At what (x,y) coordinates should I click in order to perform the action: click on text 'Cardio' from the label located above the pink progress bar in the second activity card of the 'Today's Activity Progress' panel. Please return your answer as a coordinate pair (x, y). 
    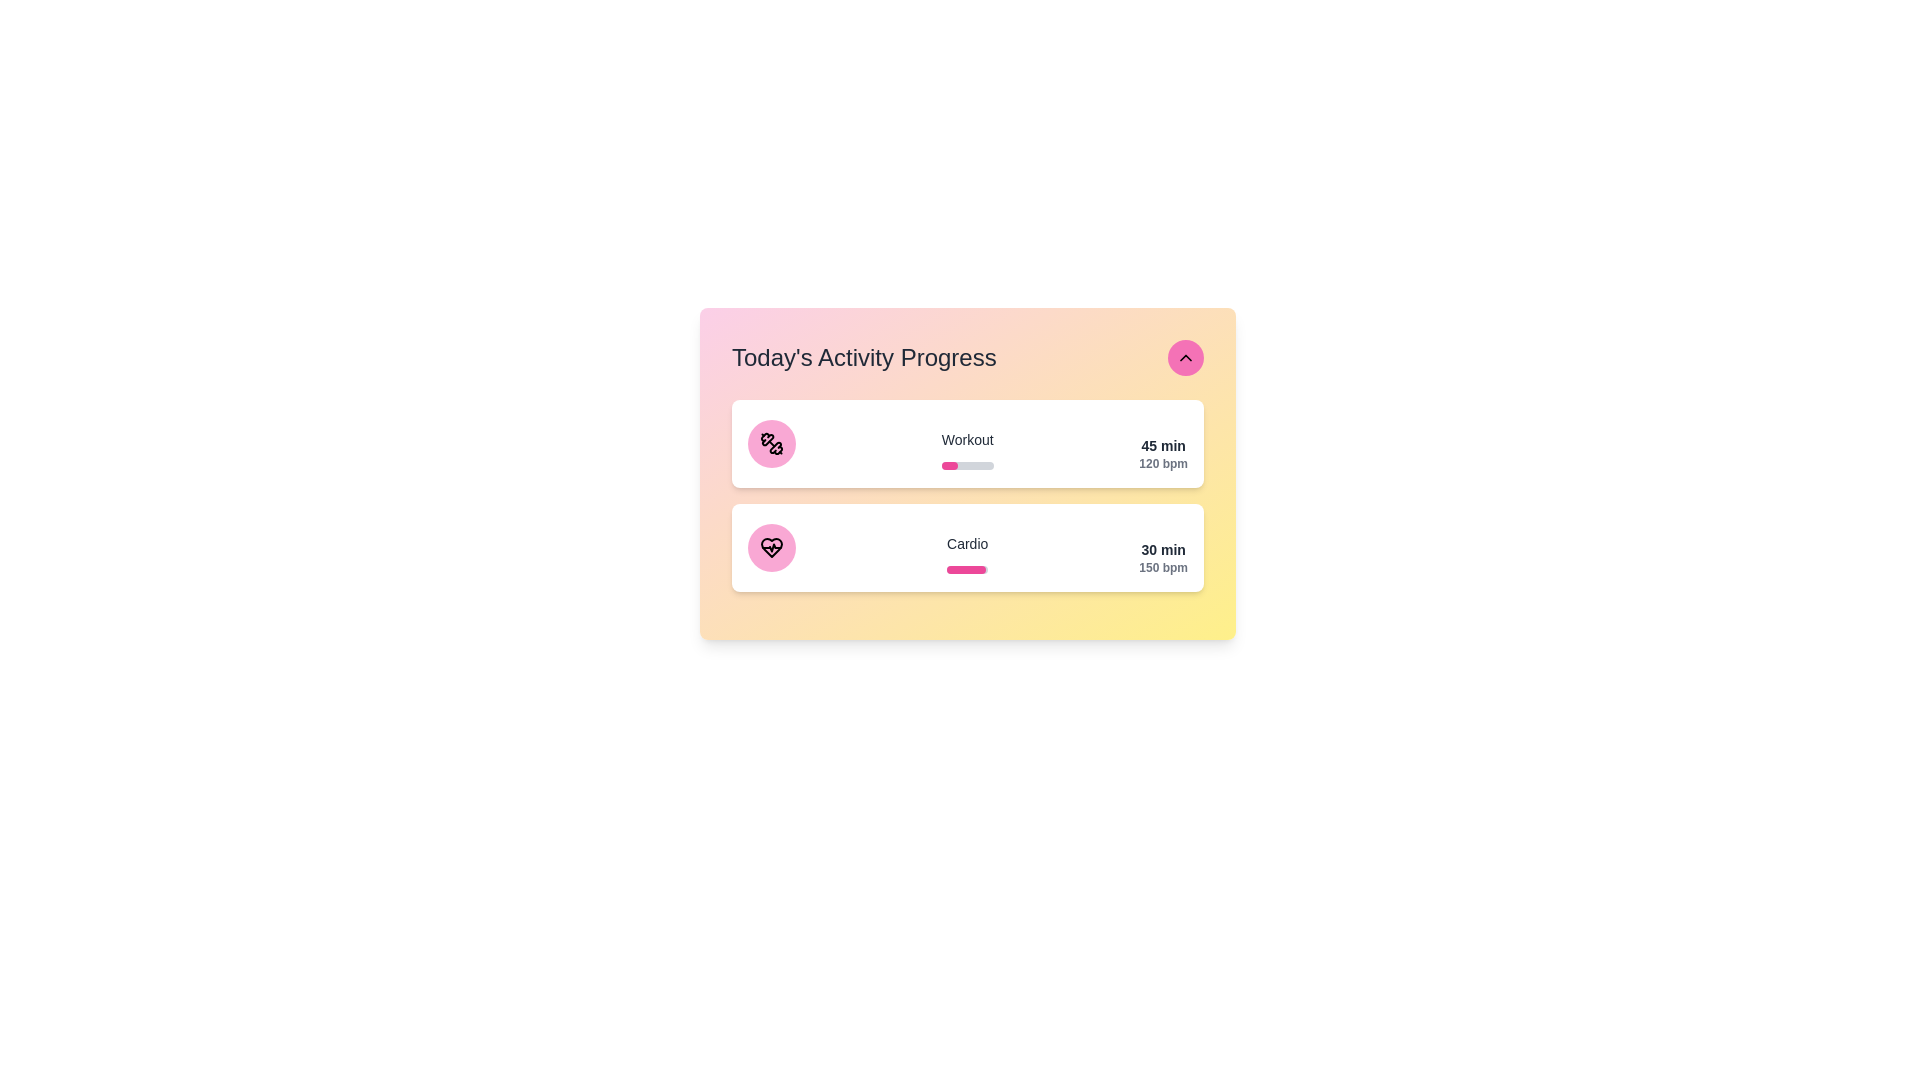
    Looking at the image, I should click on (967, 554).